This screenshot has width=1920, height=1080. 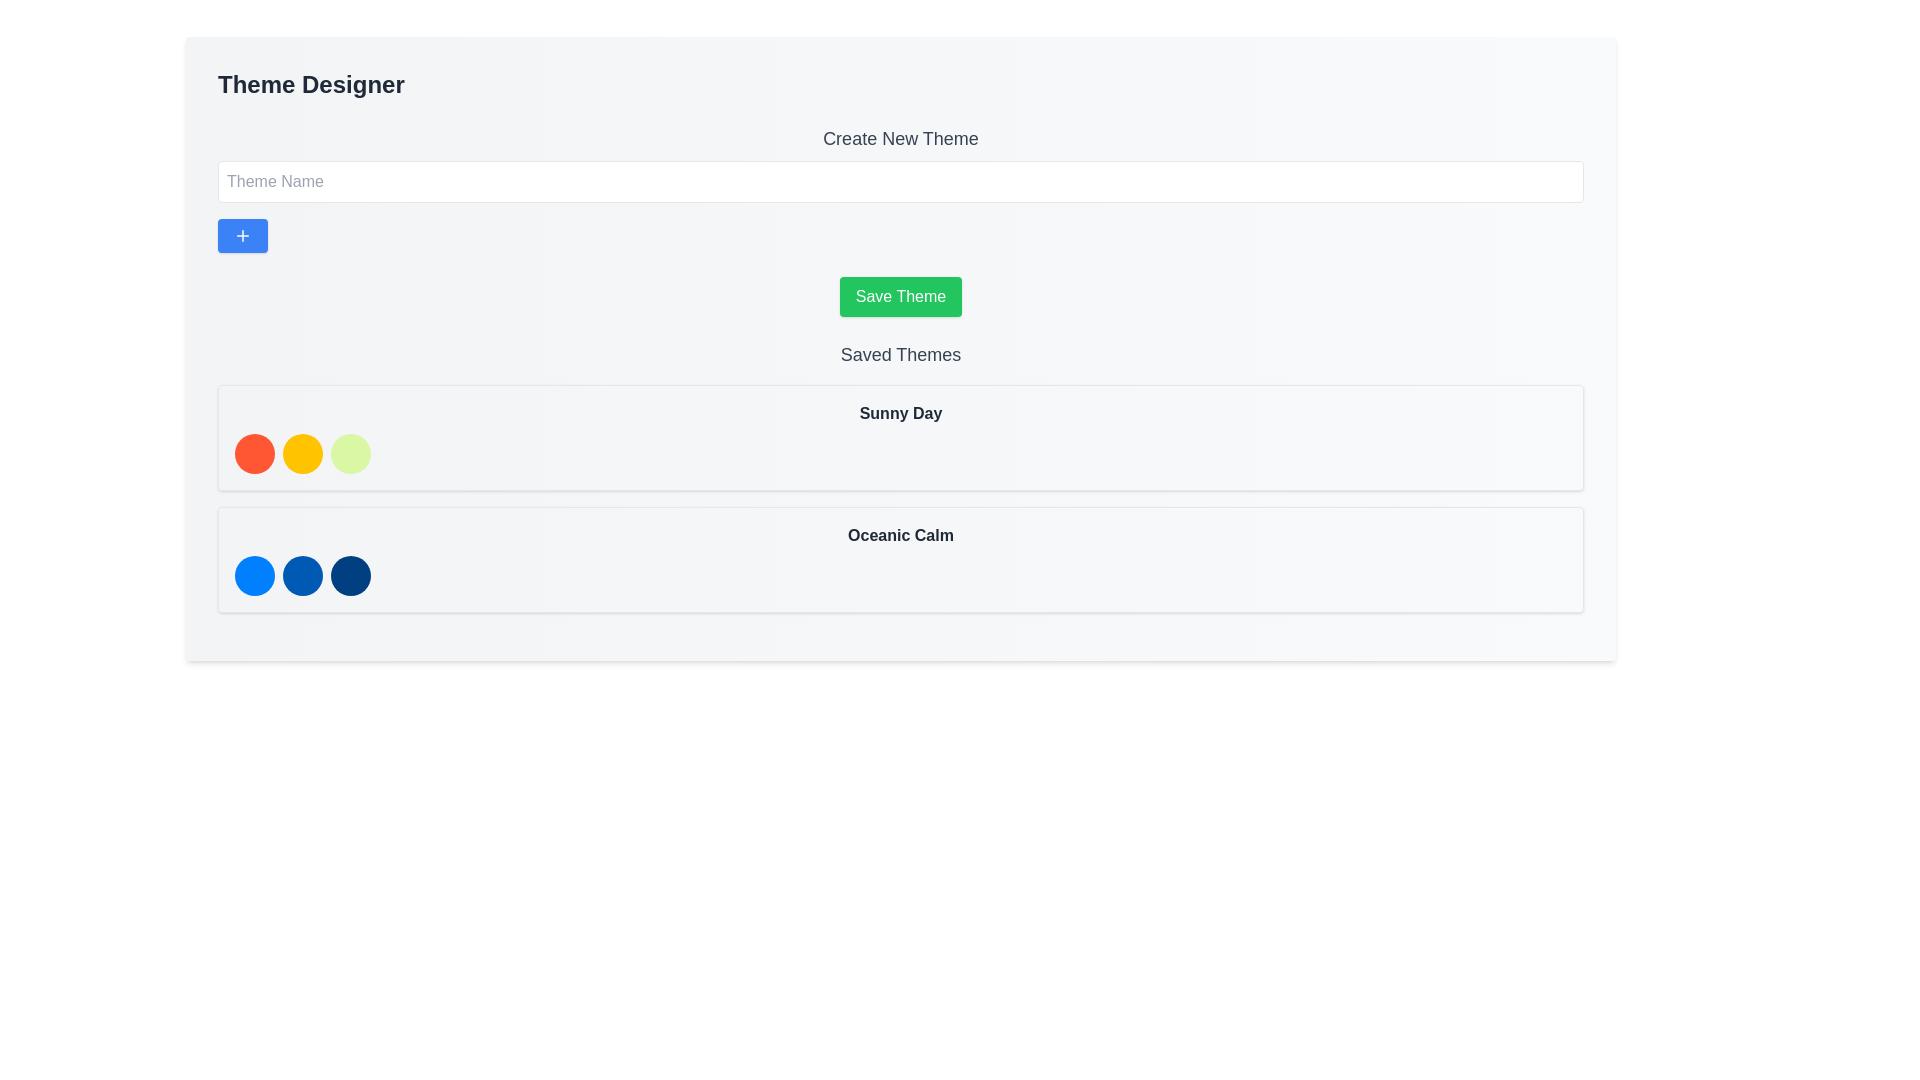 What do you see at coordinates (900, 353) in the screenshot?
I see `the non-interactive header Text Label that indicates the section for saved themes, located at the center above the themed blocks 'Sunny Day' and 'Oceanic Calm', and below the 'Save Theme' button` at bounding box center [900, 353].